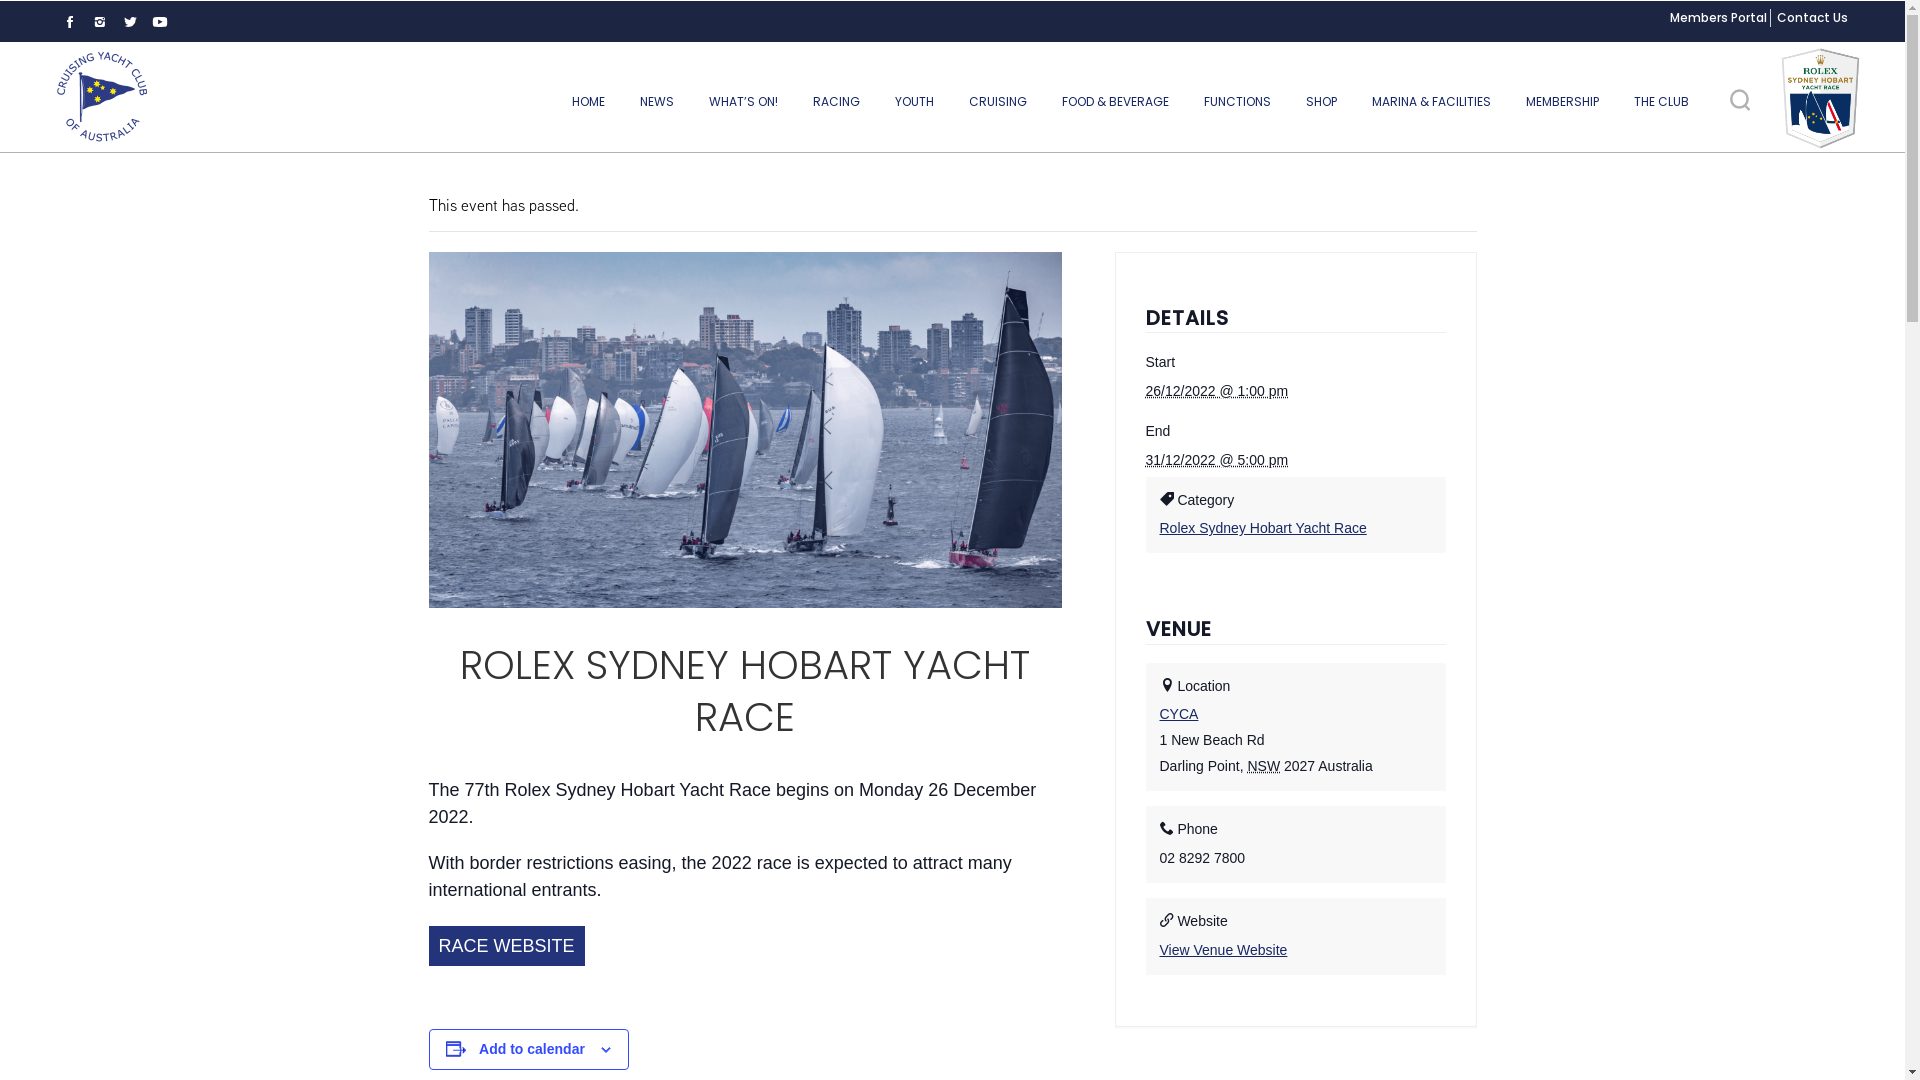 The height and width of the screenshot is (1080, 1920). What do you see at coordinates (99, 22) in the screenshot?
I see `'Visit our Instagram profile'` at bounding box center [99, 22].